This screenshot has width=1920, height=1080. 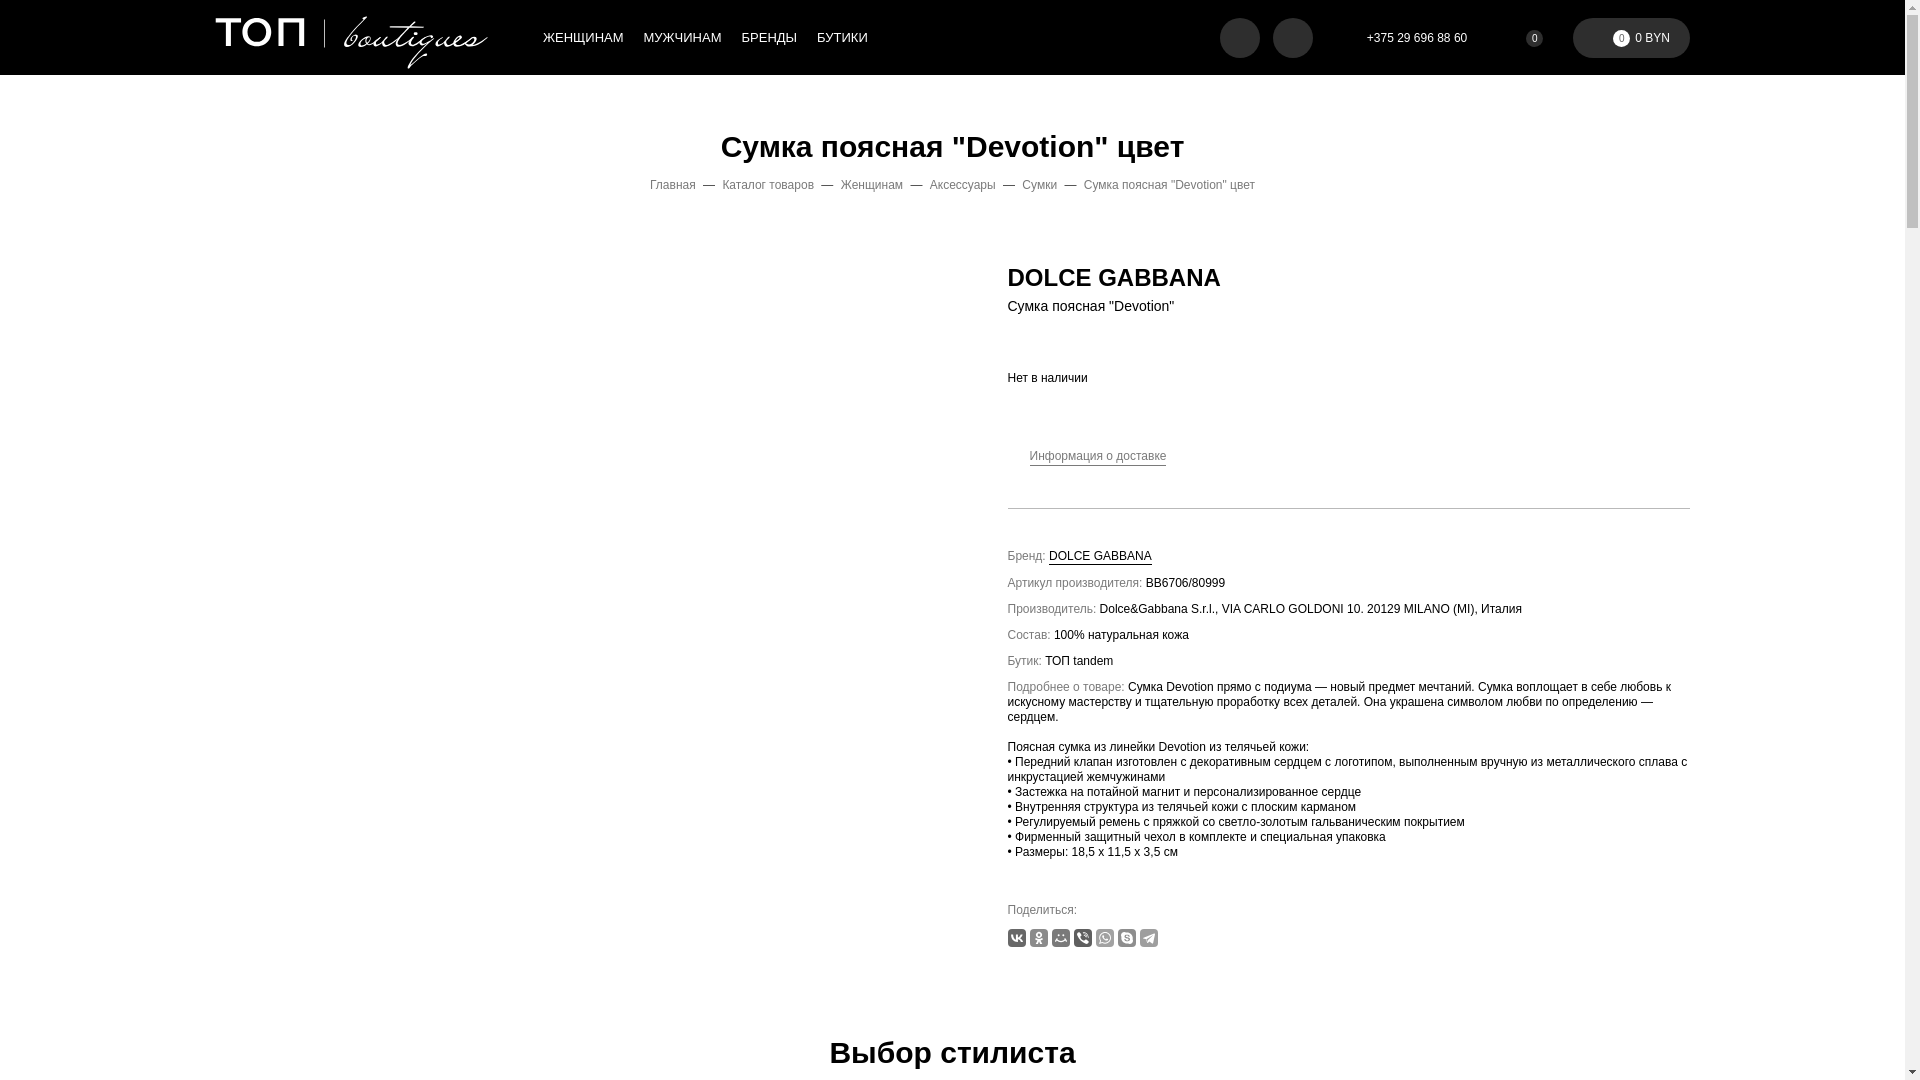 I want to click on '0', so click(x=1521, y=38).